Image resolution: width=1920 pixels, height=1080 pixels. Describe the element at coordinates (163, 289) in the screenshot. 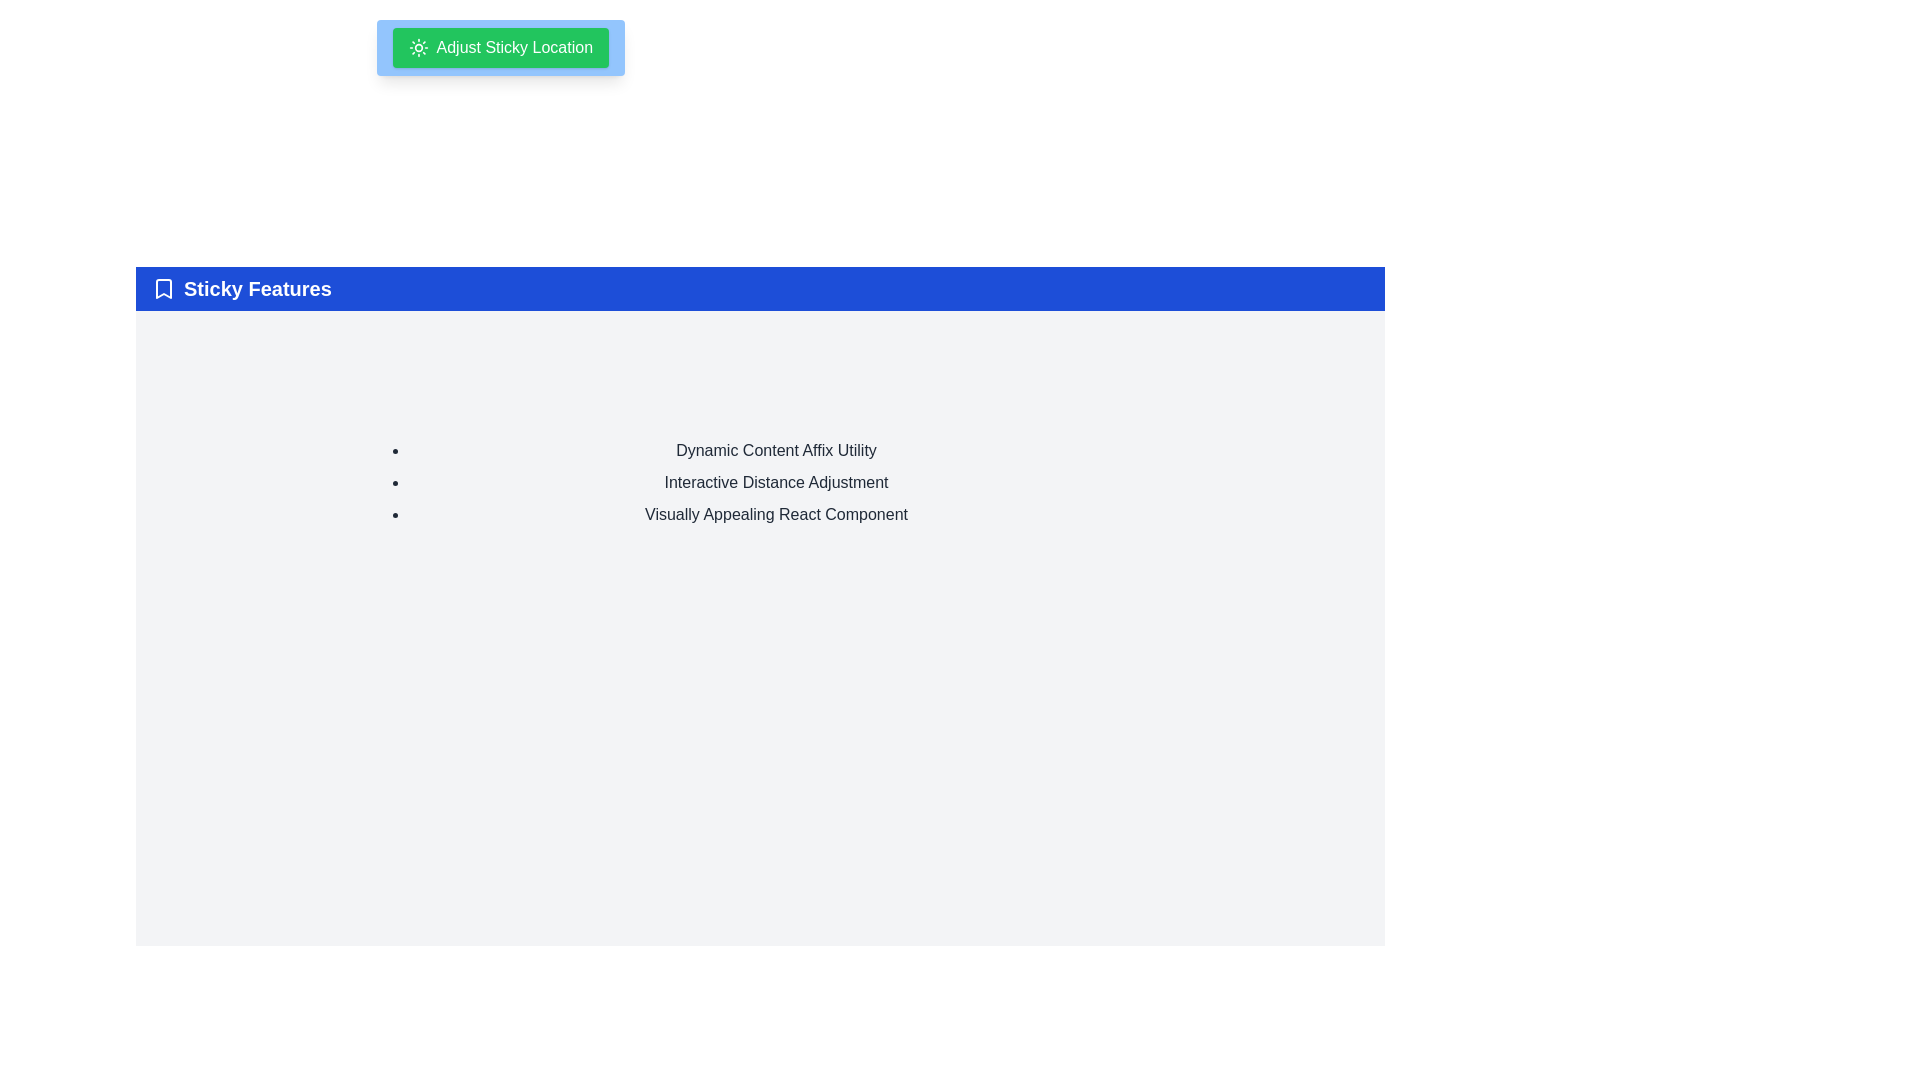

I see `the decorative or interactive icon located at the top-left of the header section, titled 'Sticky Features', which is adjacent to the heading text` at that location.